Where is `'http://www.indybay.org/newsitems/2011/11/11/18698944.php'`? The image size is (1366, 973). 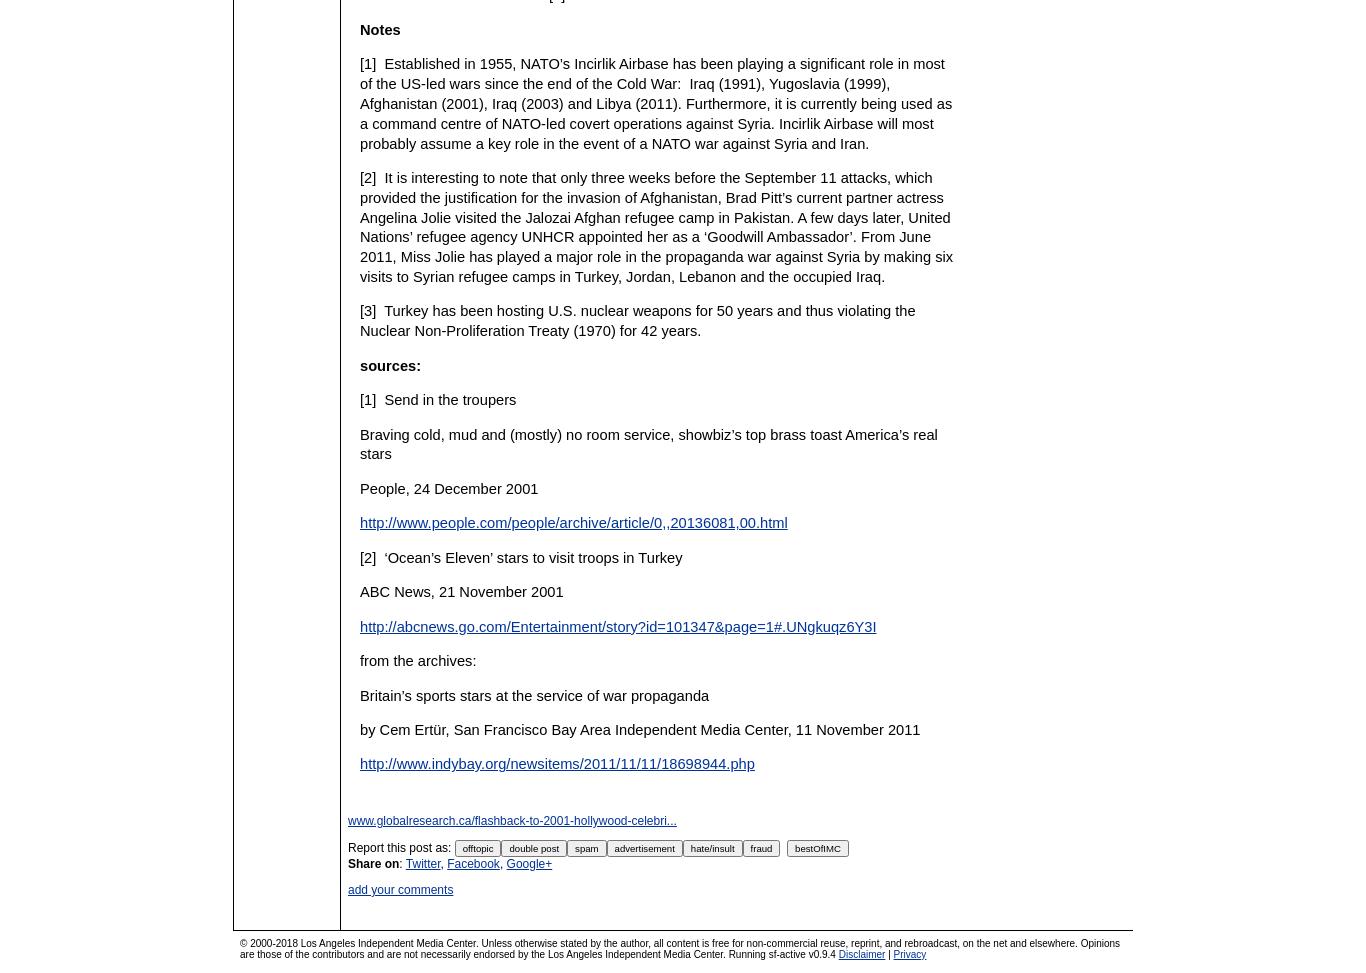 'http://www.indybay.org/newsitems/2011/11/11/18698944.php' is located at coordinates (557, 763).